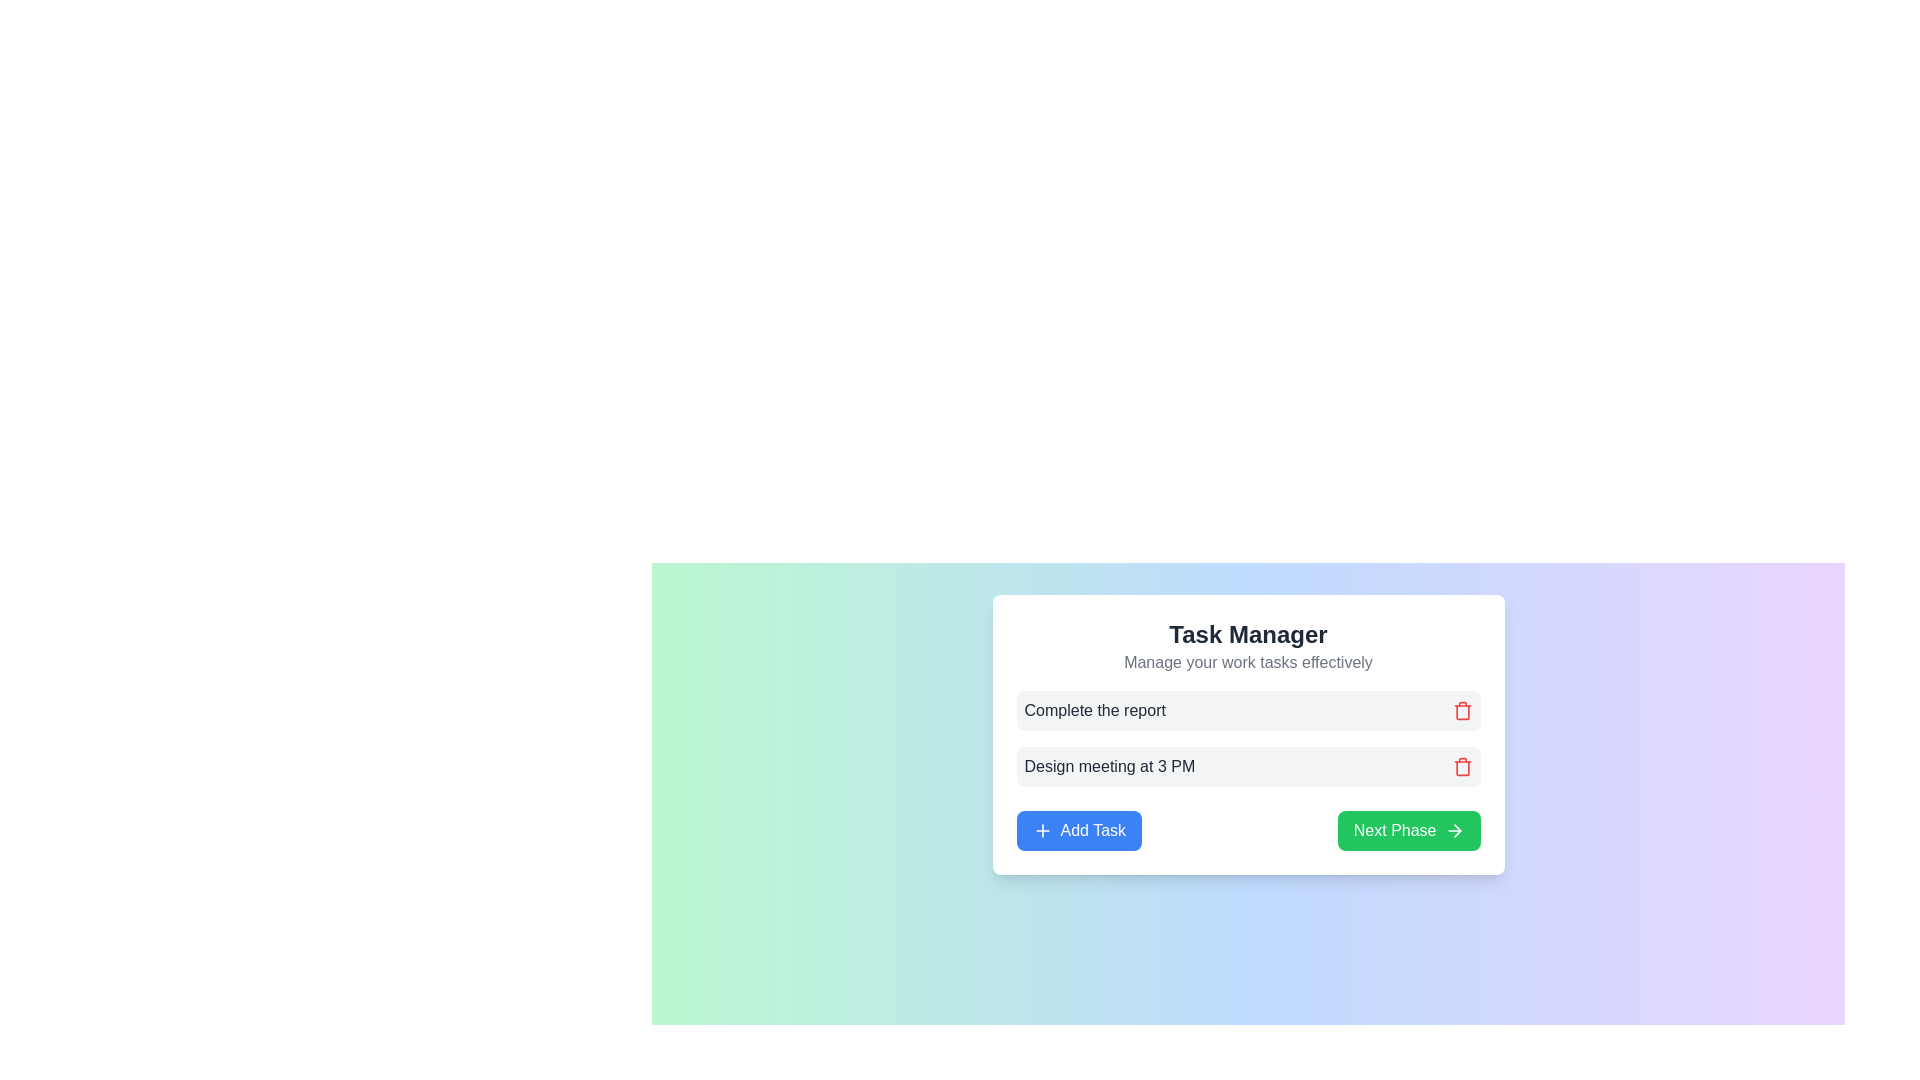 The image size is (1920, 1080). What do you see at coordinates (1247, 709) in the screenshot?
I see `the first task item in the task management application` at bounding box center [1247, 709].